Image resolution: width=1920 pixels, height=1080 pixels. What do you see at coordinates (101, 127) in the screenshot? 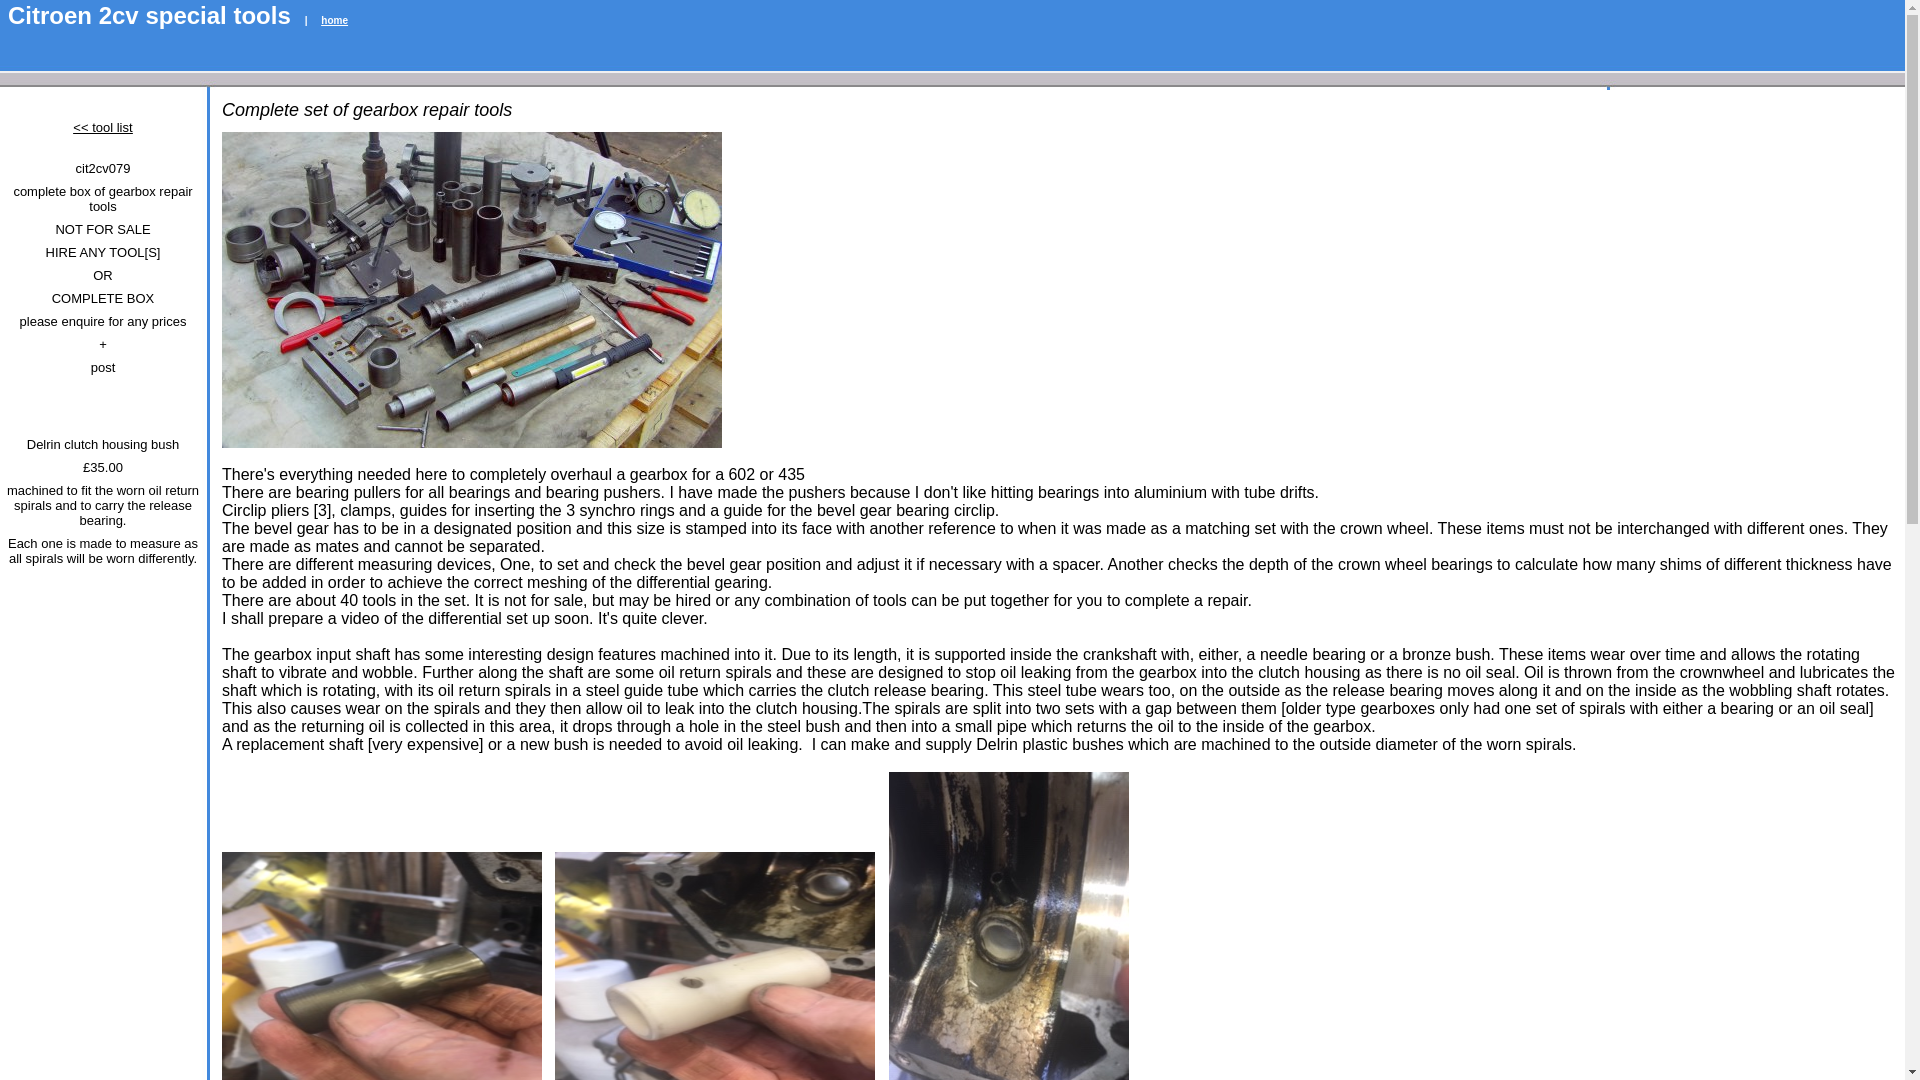
I see `'<< tool list'` at bounding box center [101, 127].